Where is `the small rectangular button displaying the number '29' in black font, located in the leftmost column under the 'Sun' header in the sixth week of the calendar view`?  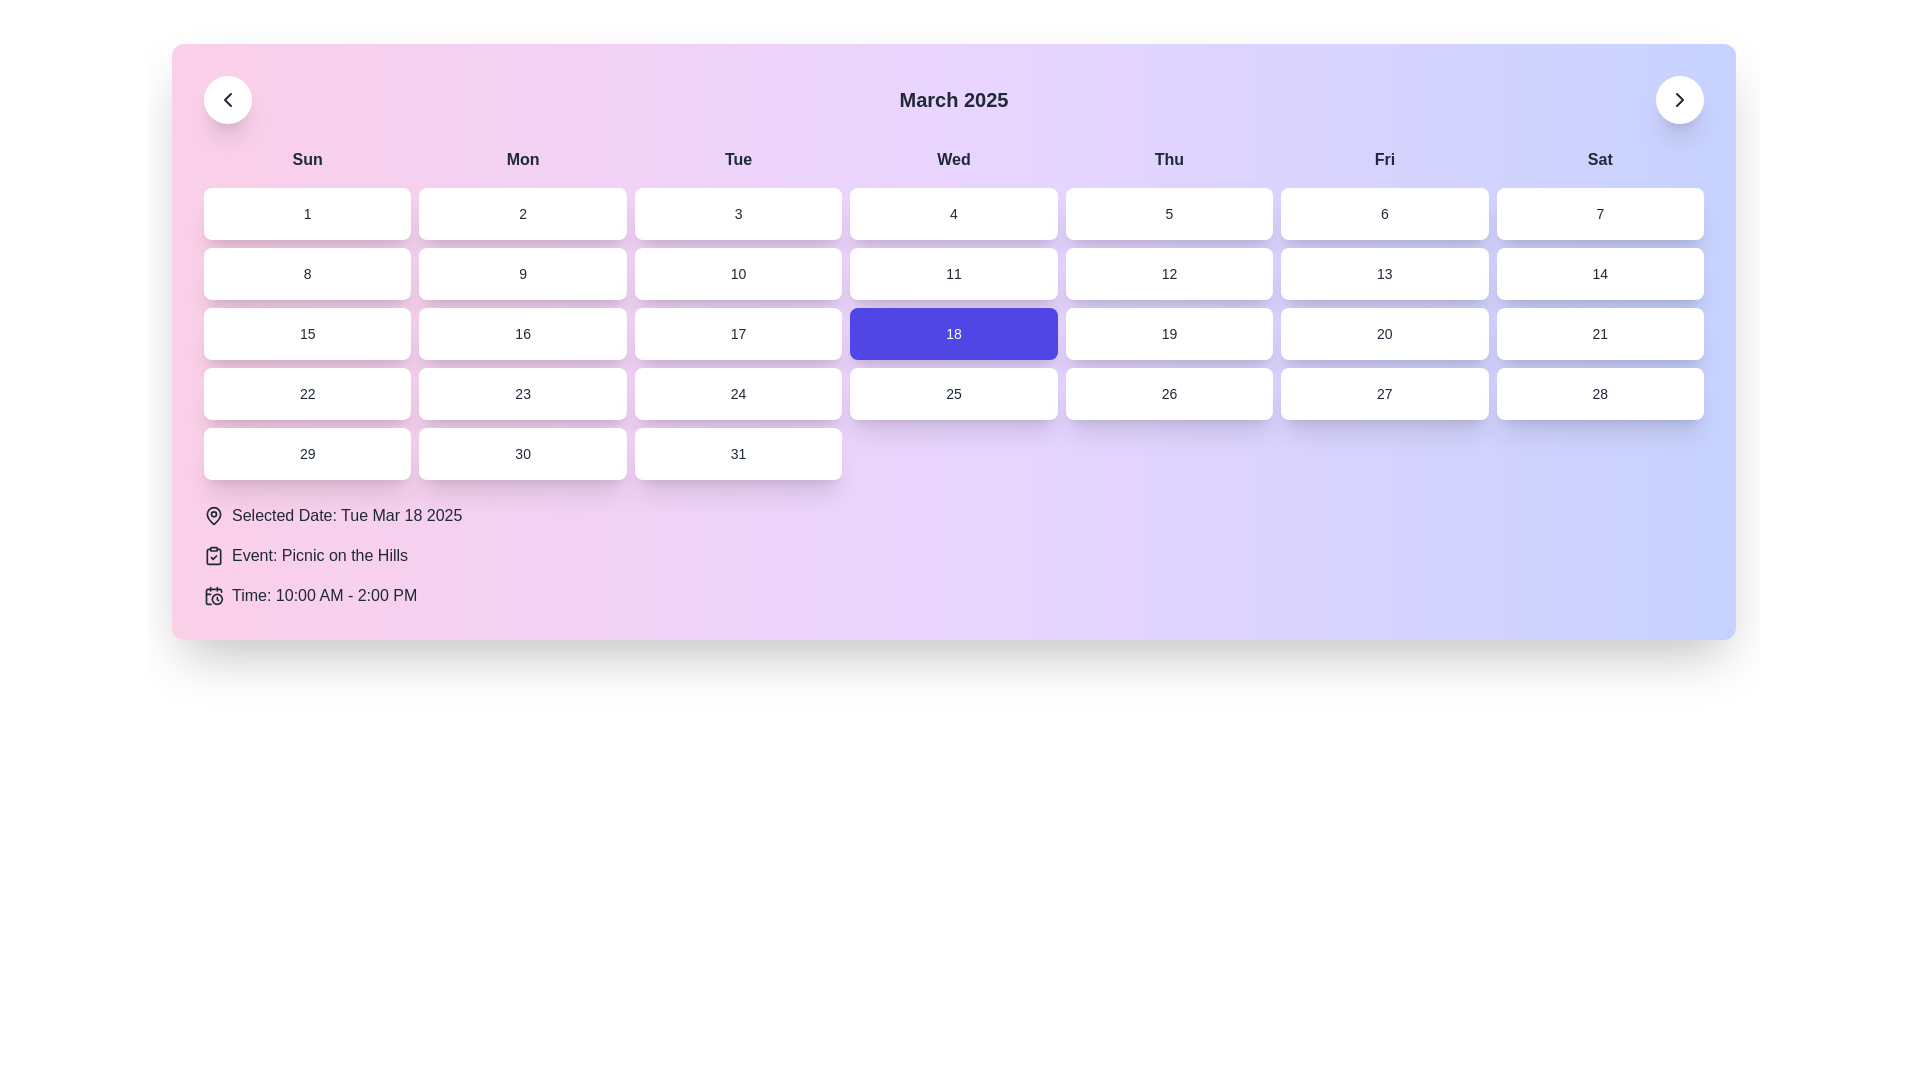
the small rectangular button displaying the number '29' in black font, located in the leftmost column under the 'Sun' header in the sixth week of the calendar view is located at coordinates (306, 454).